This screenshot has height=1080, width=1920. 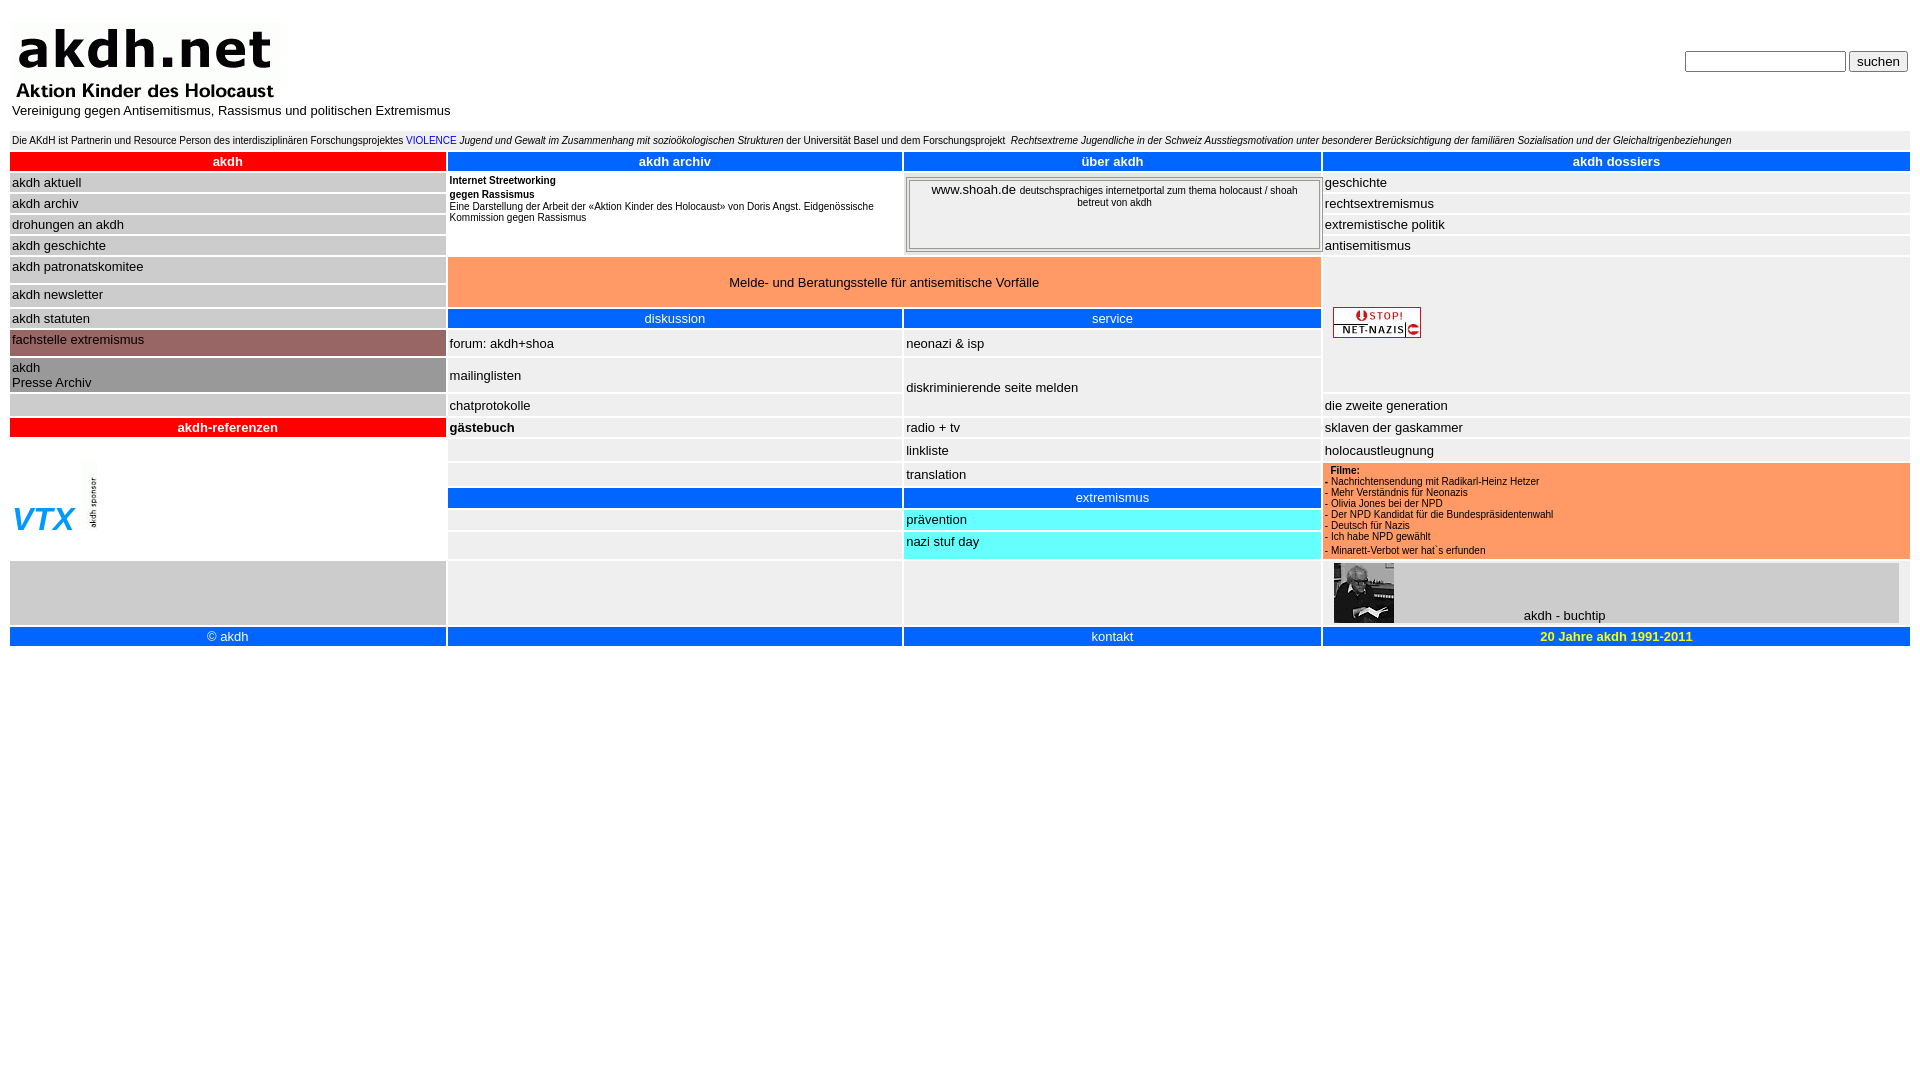 What do you see at coordinates (1434, 481) in the screenshot?
I see `'Nachrichtensendung mit Radikarl-Heinz Hetzer'` at bounding box center [1434, 481].